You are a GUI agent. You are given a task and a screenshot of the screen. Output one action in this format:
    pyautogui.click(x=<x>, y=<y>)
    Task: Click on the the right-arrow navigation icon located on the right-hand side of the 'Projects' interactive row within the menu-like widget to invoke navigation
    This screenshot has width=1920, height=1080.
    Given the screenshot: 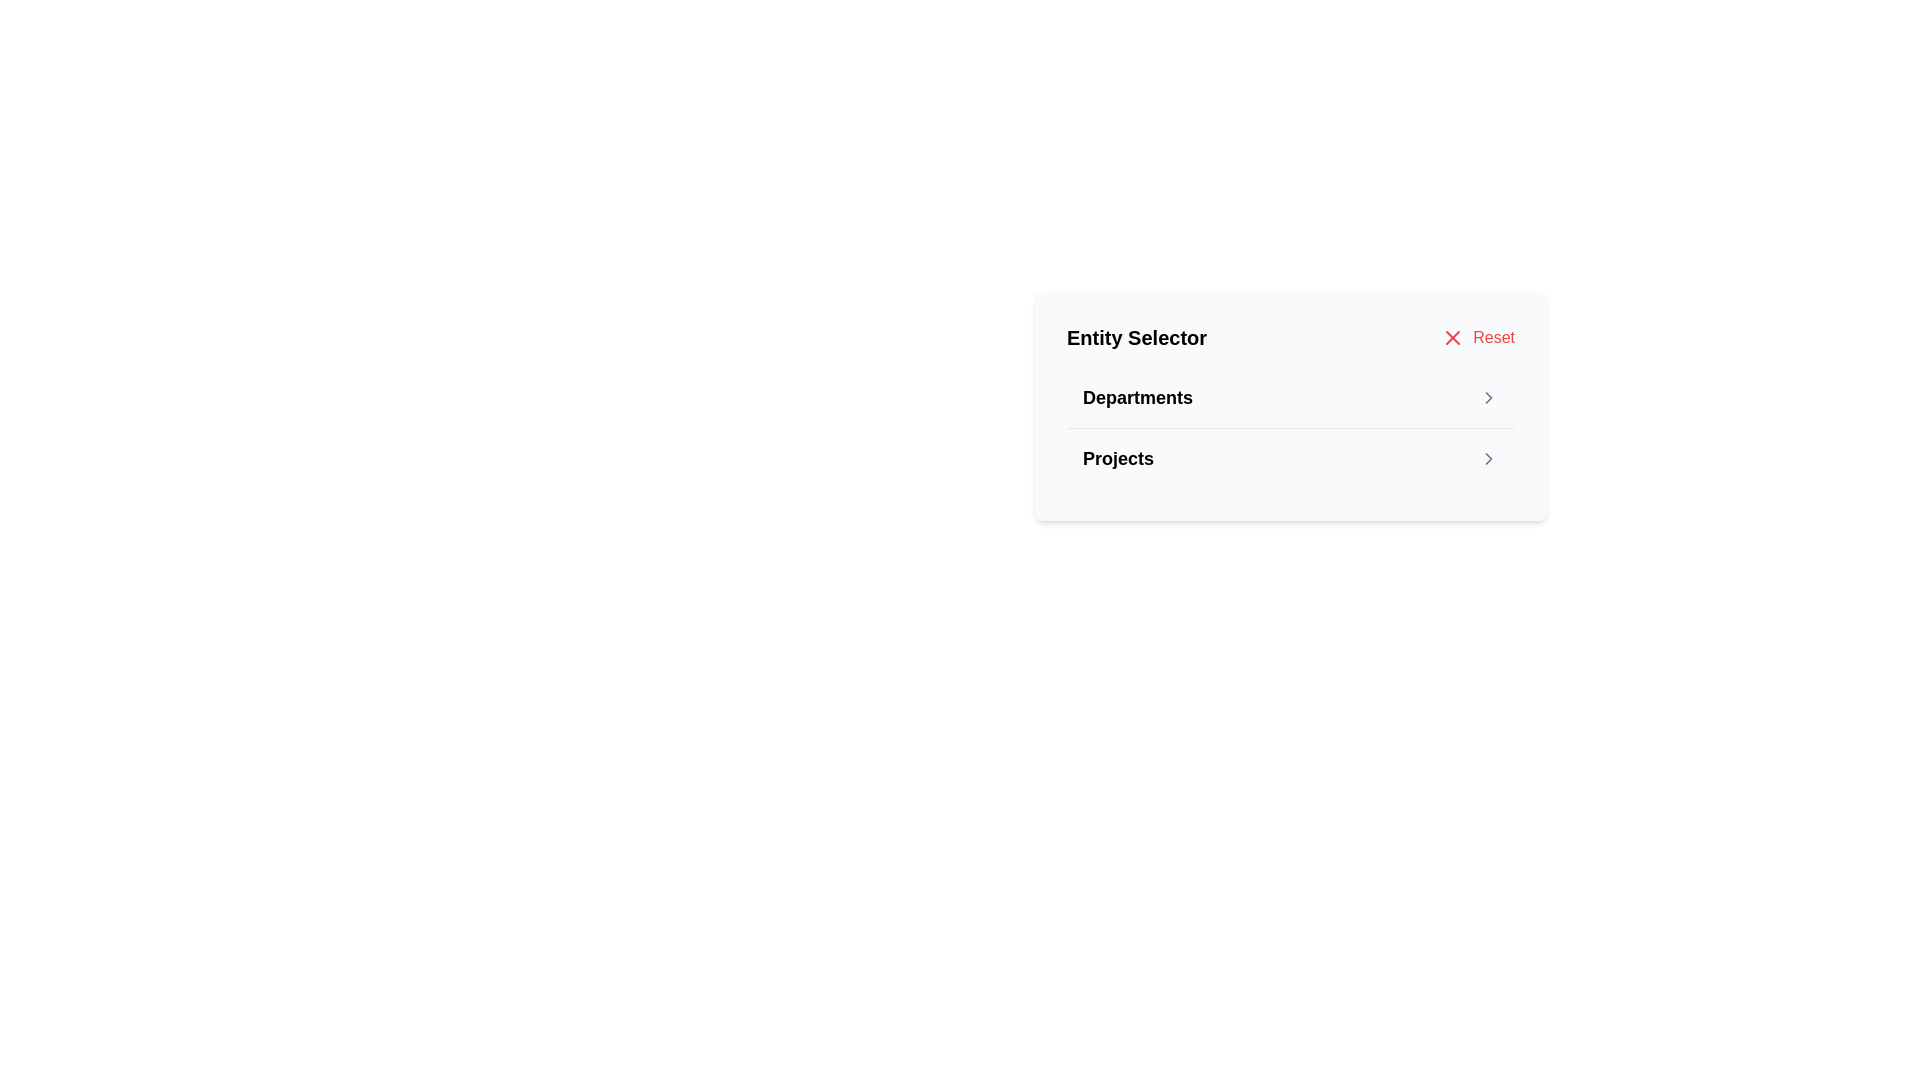 What is the action you would take?
    pyautogui.click(x=1488, y=459)
    